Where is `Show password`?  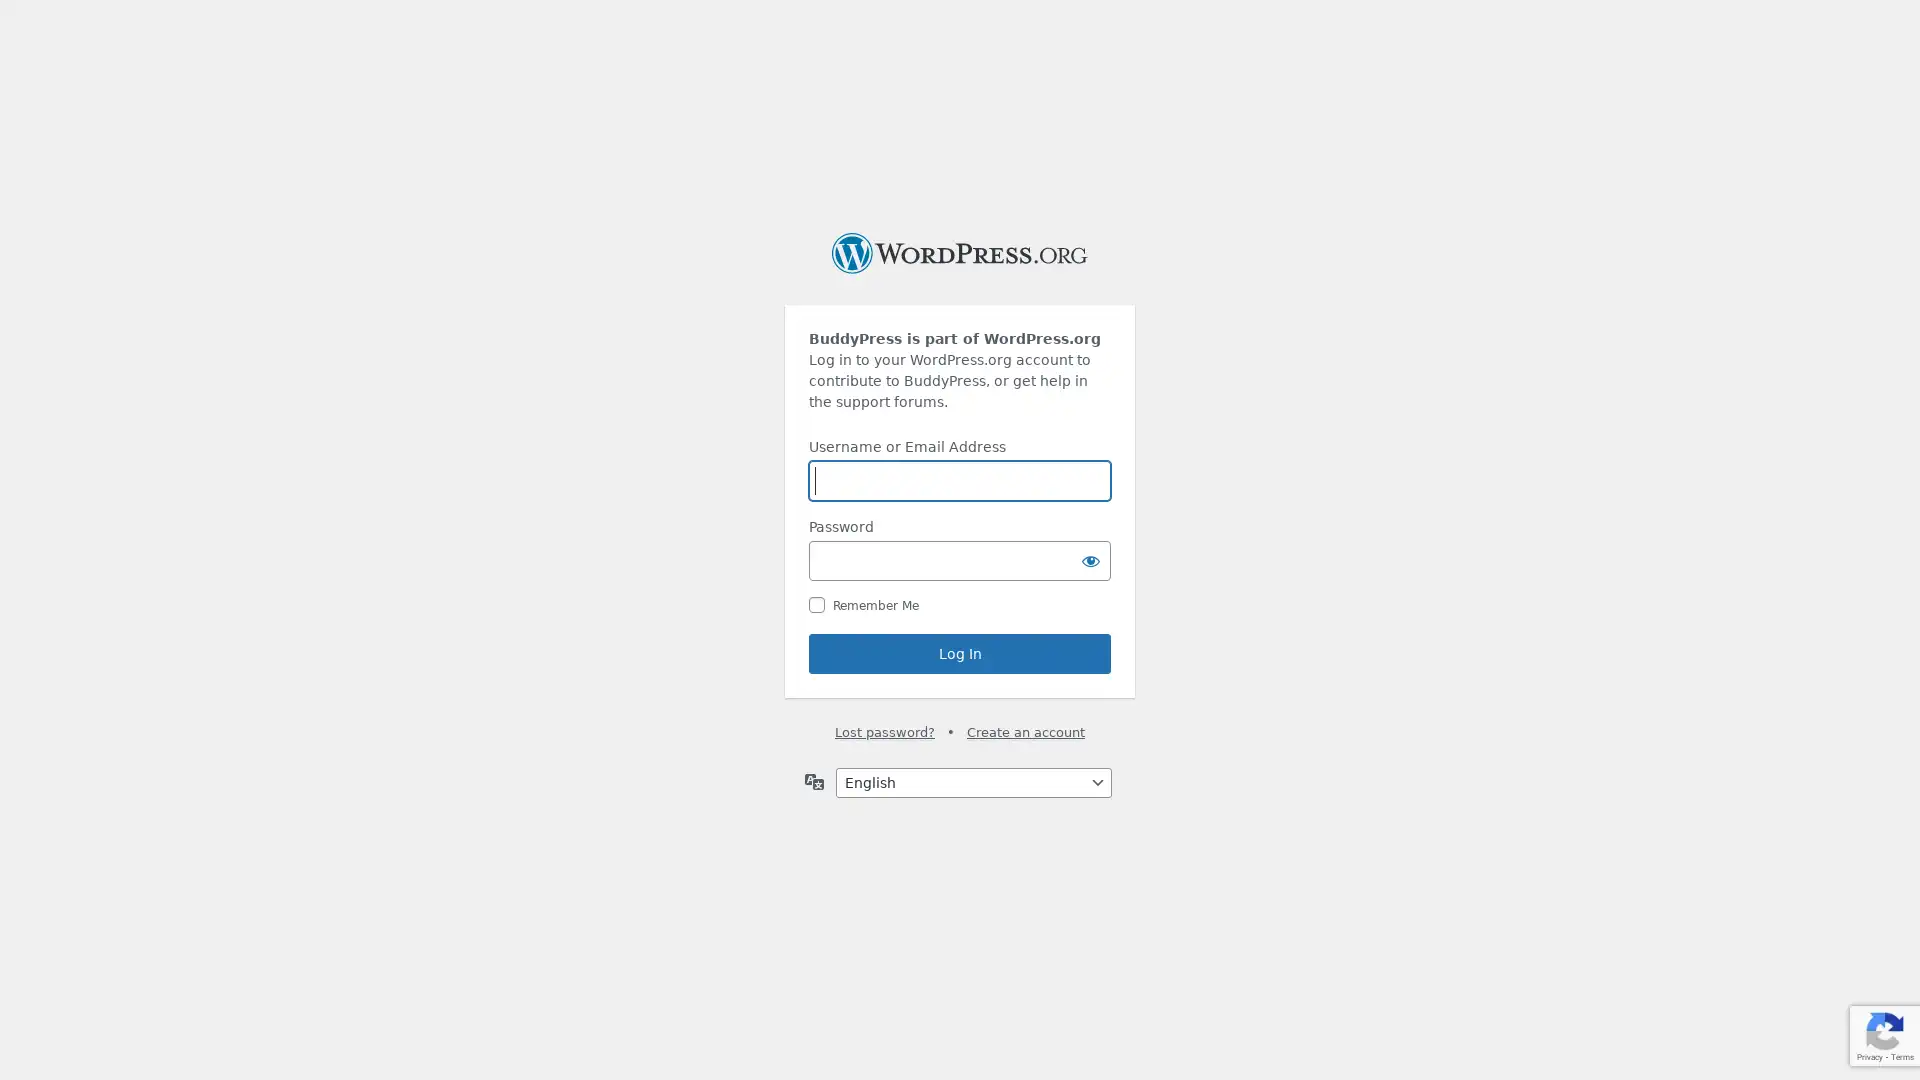 Show password is located at coordinates (1089, 560).